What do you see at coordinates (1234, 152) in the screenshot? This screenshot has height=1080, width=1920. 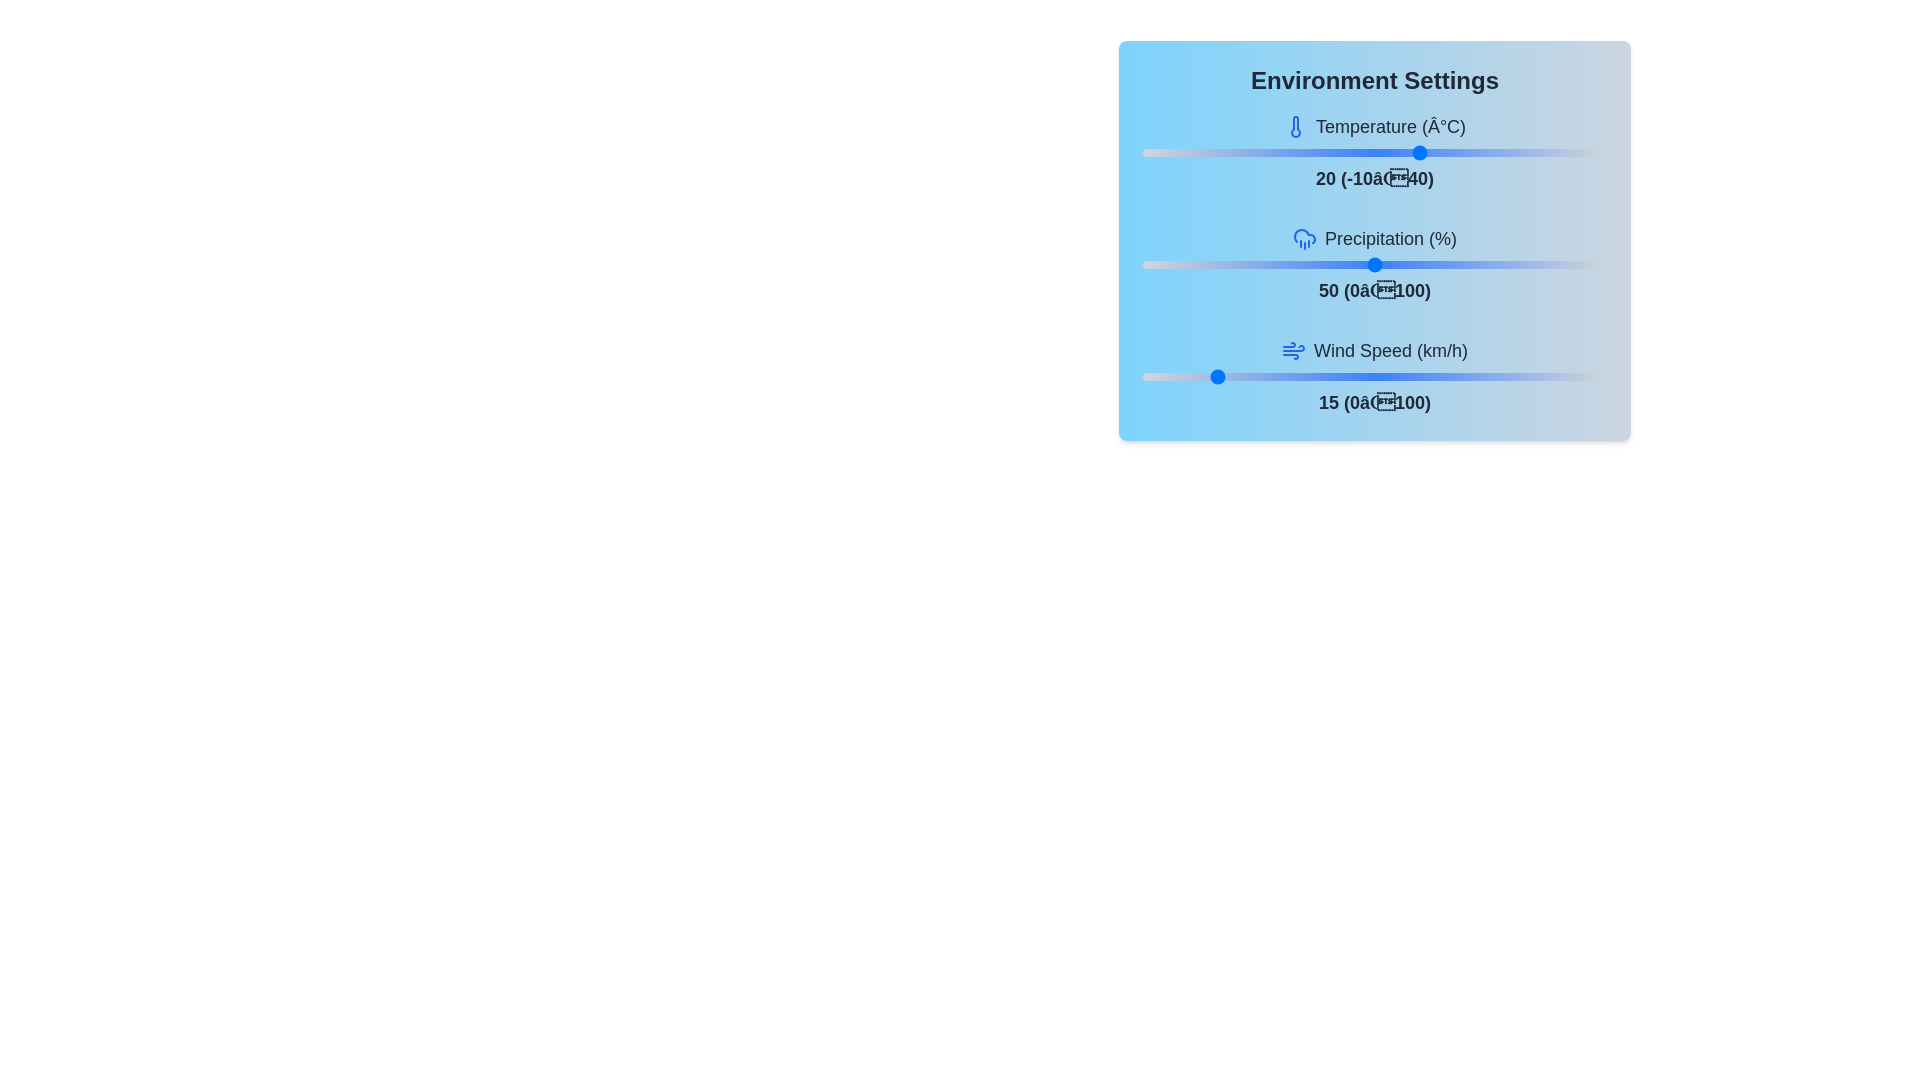 I see `the temperature` at bounding box center [1234, 152].